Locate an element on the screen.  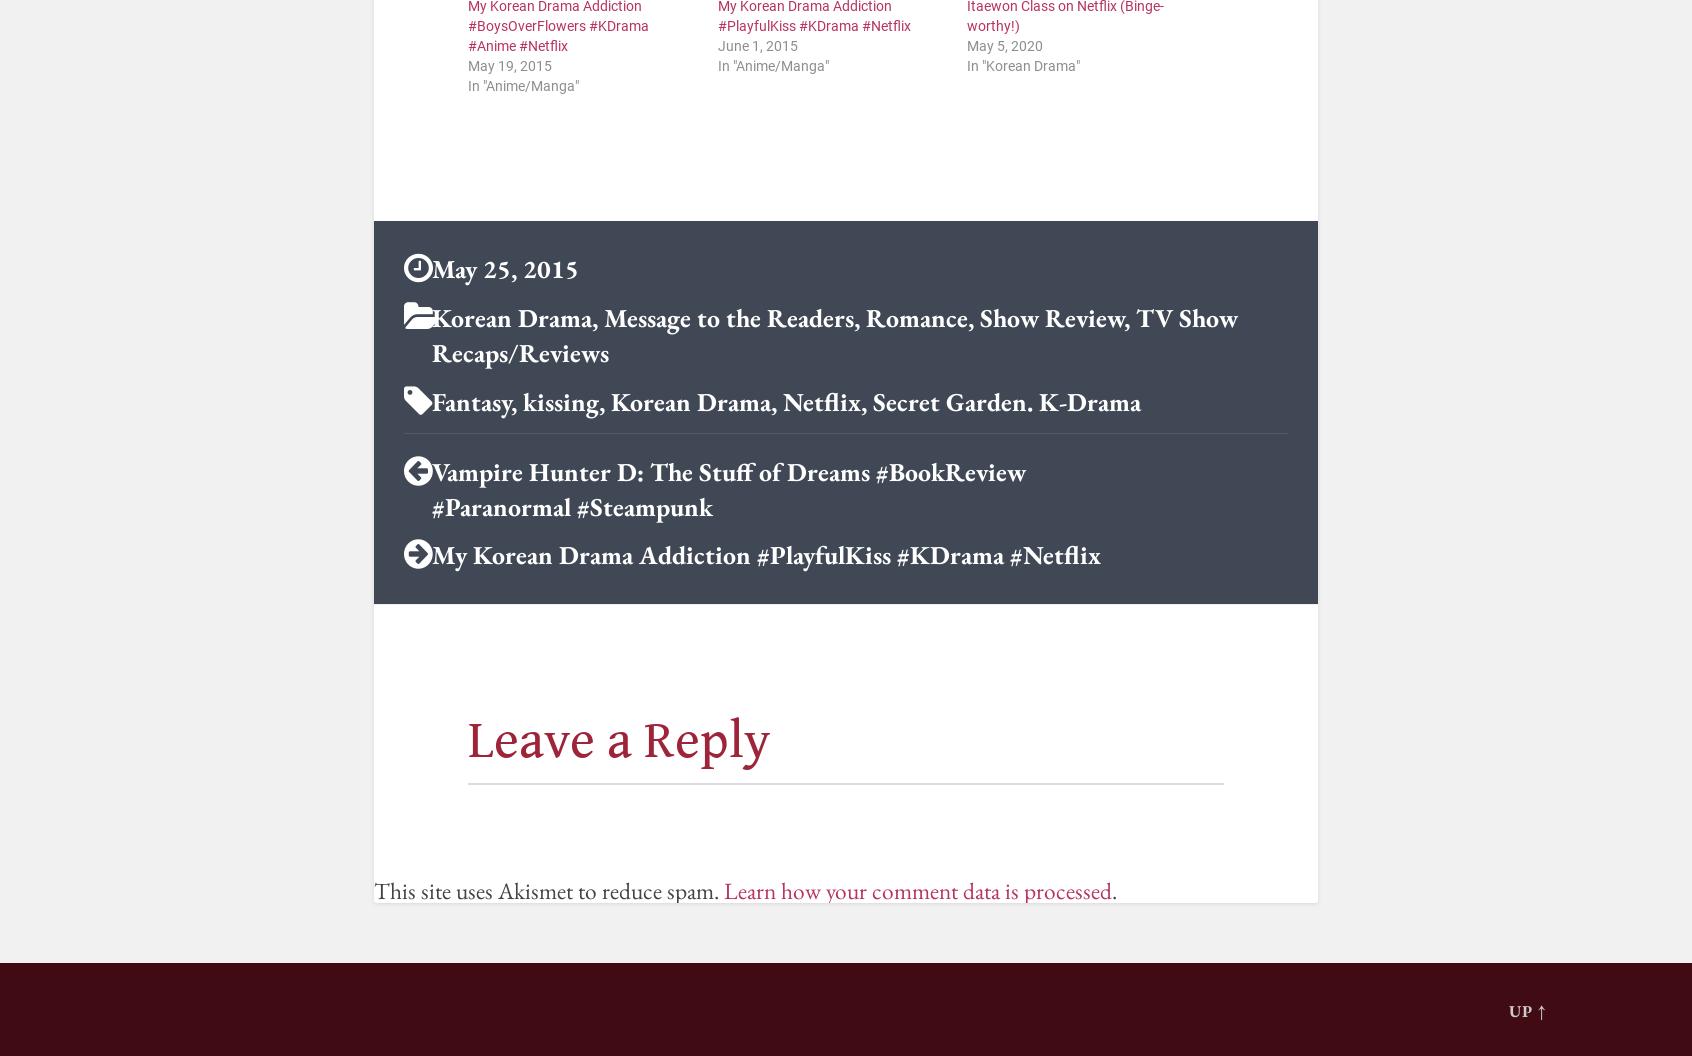
'Vampire Hunter D: The Stuff of Dreams #BookReview #Paranormal #Steampunk' is located at coordinates (728, 487).